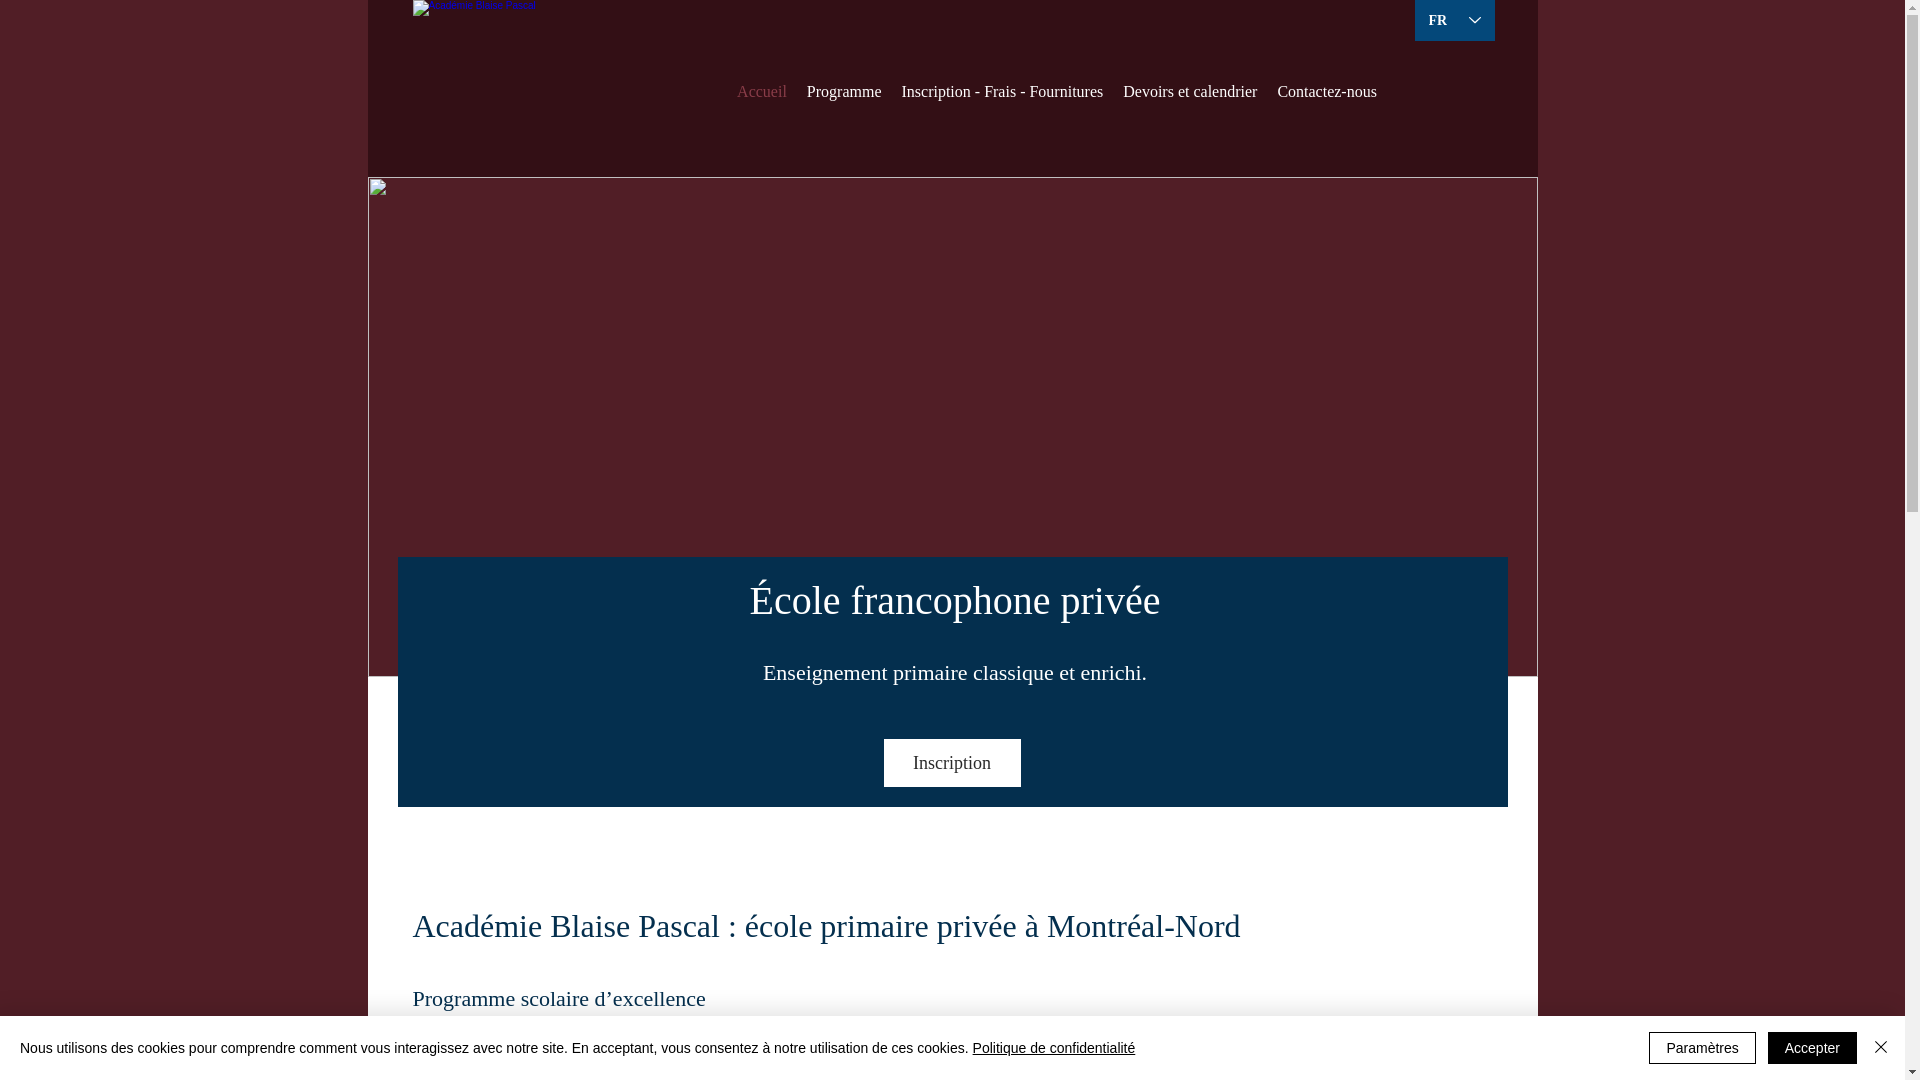 Image resolution: width=1920 pixels, height=1080 pixels. What do you see at coordinates (951, 763) in the screenshot?
I see `'Inscription'` at bounding box center [951, 763].